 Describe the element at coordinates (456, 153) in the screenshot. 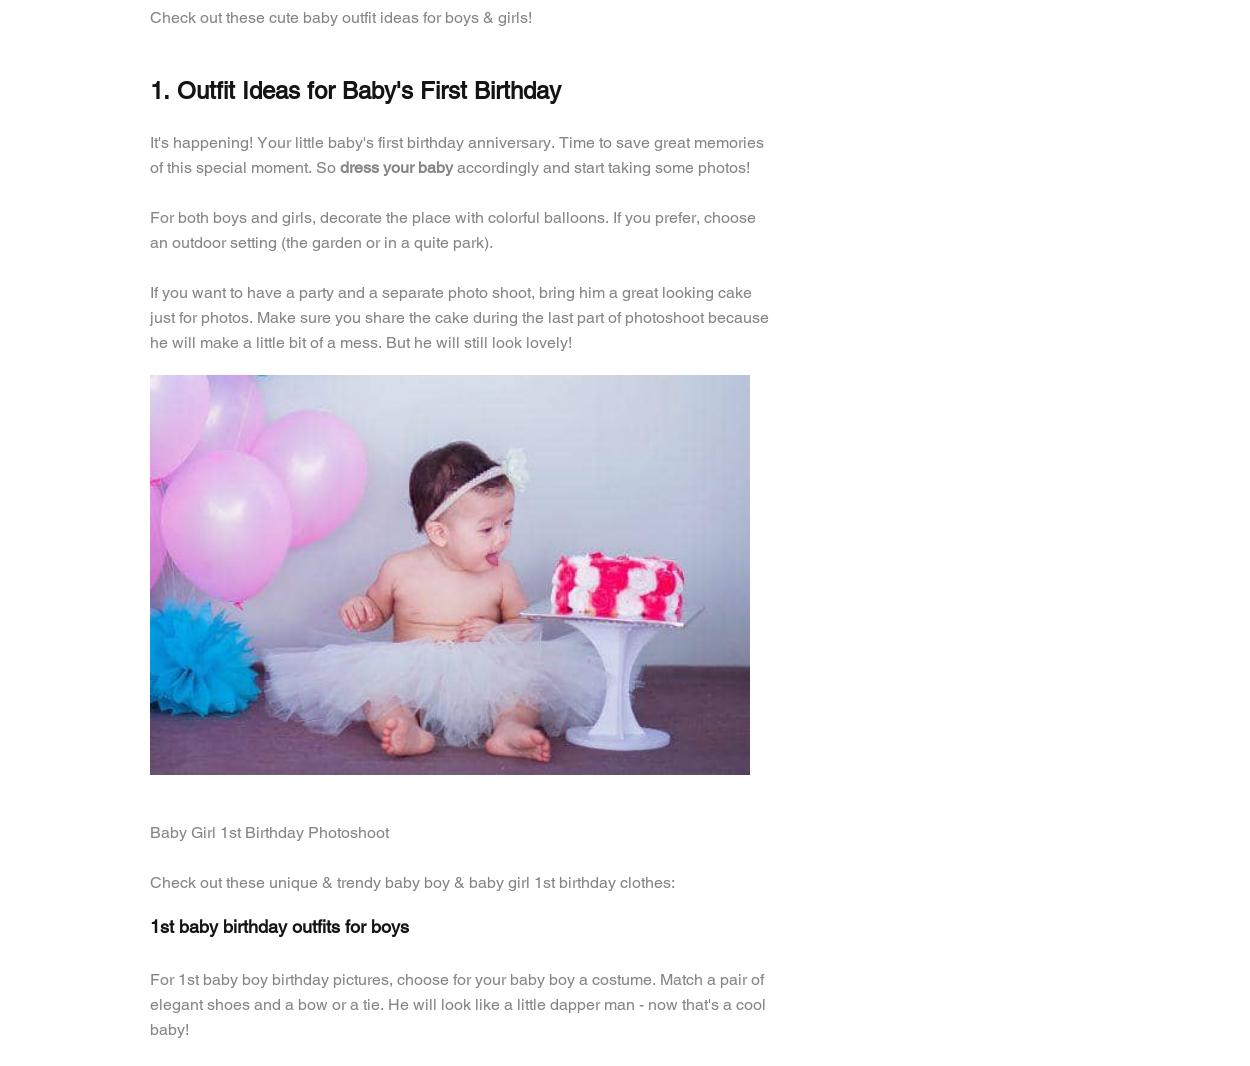

I see `'It's happening! Your little baby's first birthday anniversary. Time to save great memories of this special moment. So'` at that location.